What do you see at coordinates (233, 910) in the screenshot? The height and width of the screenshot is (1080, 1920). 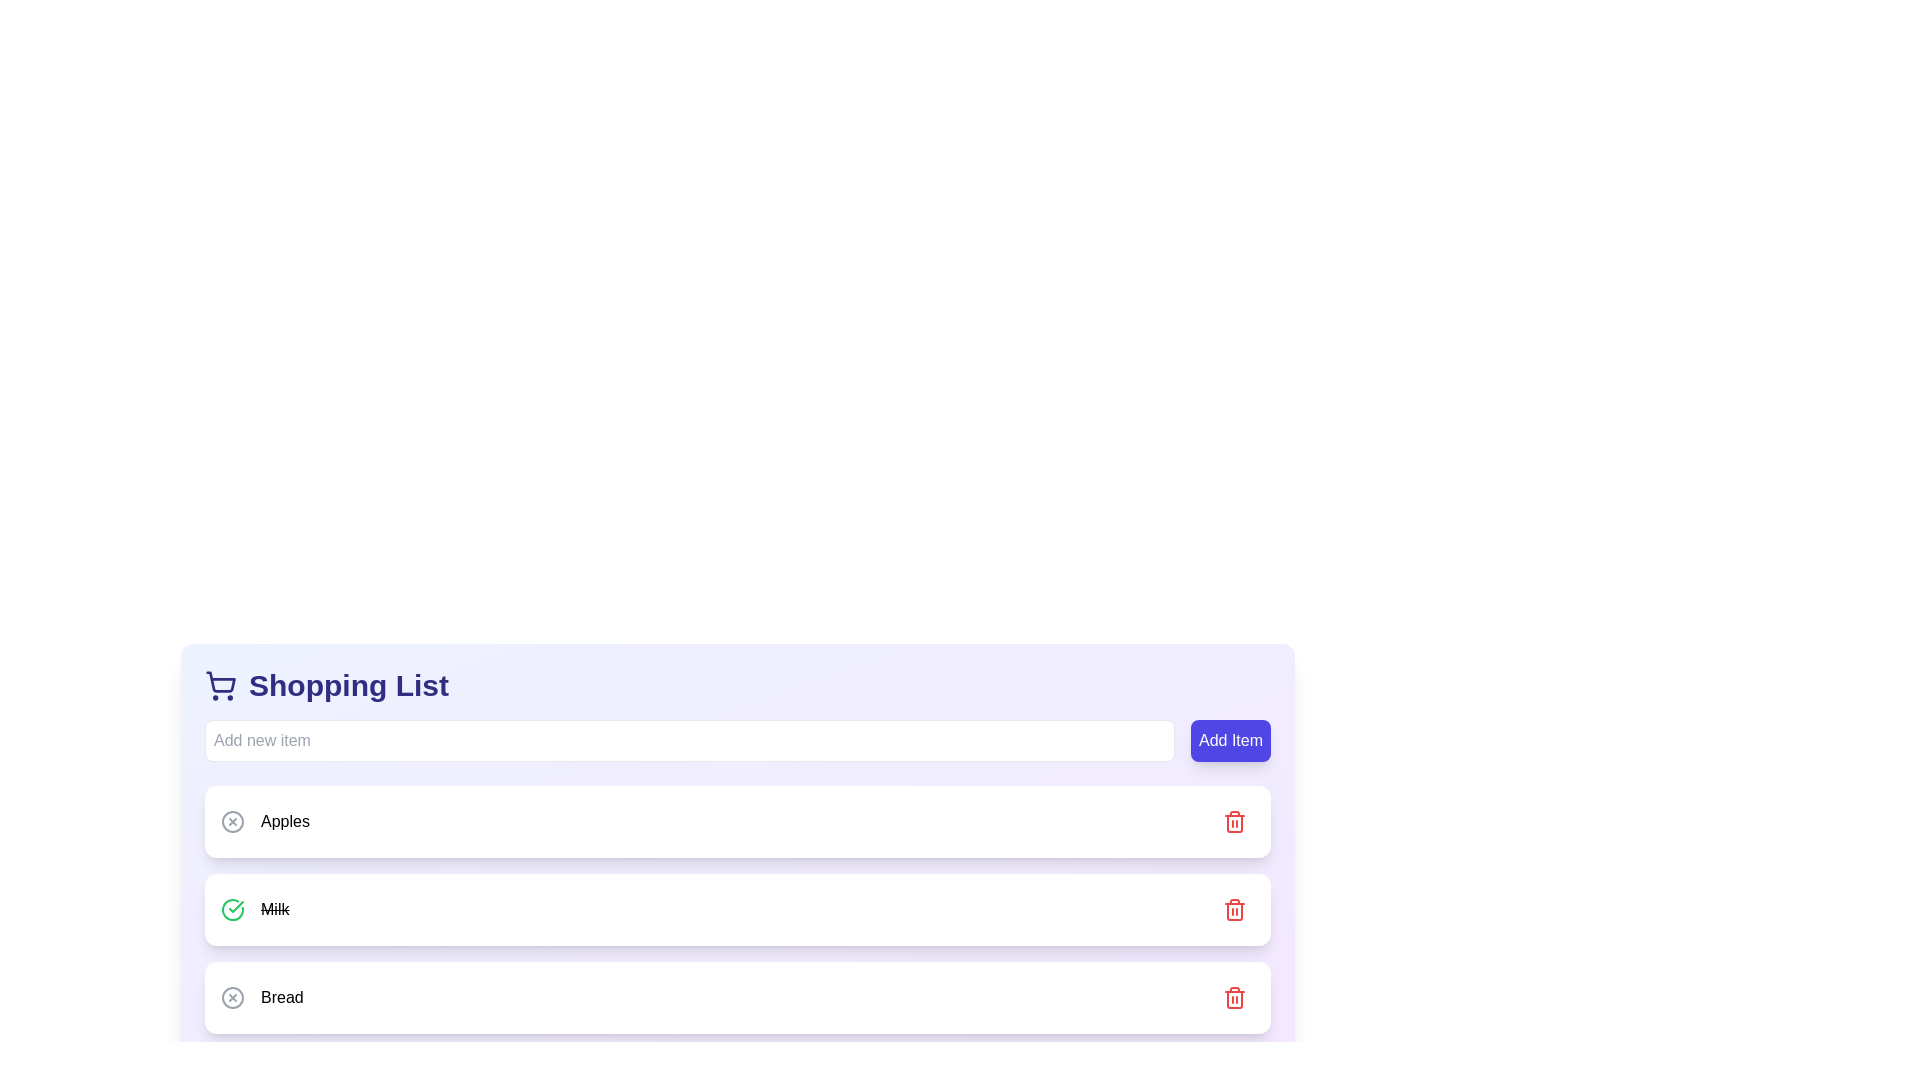 I see `the circular green checkmark icon located to the far left of the strikethrough text 'Milk' in the second list item of the shopping list interface to interact with it, possibly toggling its state` at bounding box center [233, 910].